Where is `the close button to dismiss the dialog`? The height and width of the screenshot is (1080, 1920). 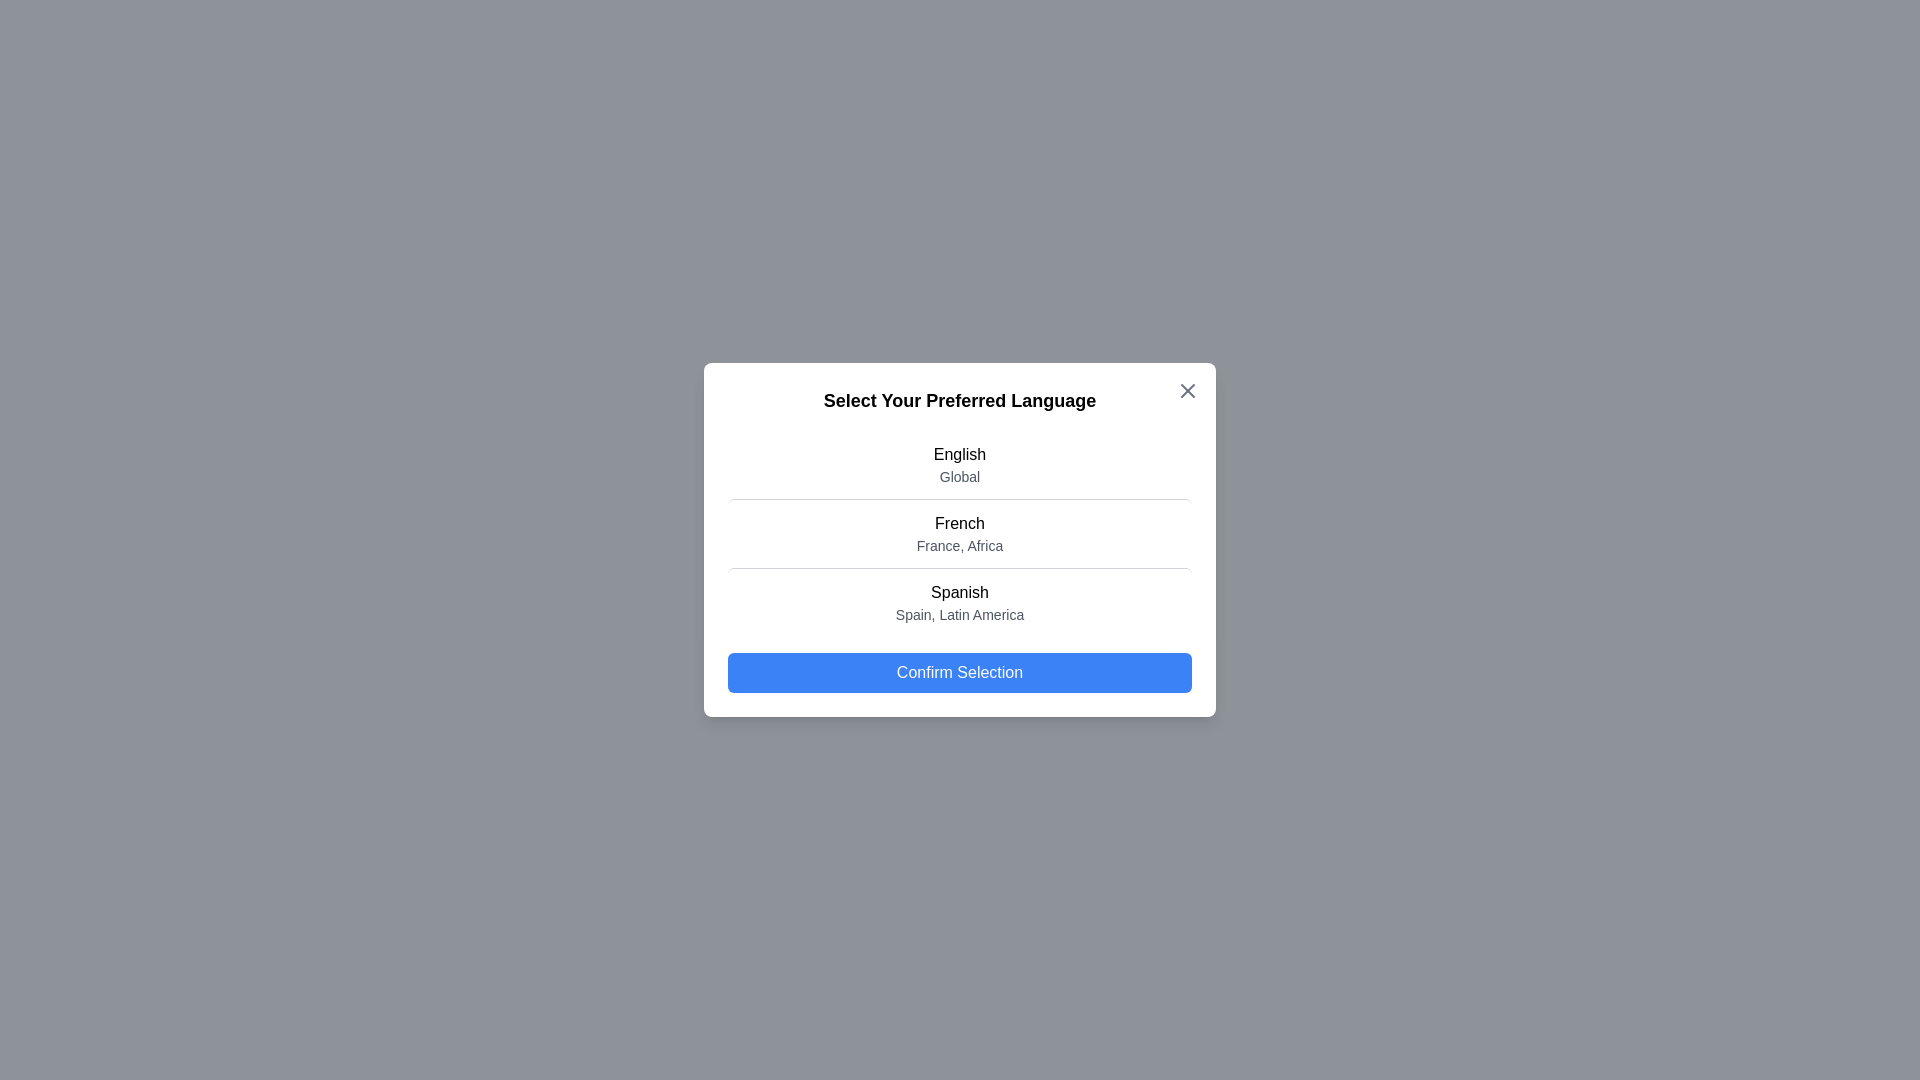 the close button to dismiss the dialog is located at coordinates (1188, 390).